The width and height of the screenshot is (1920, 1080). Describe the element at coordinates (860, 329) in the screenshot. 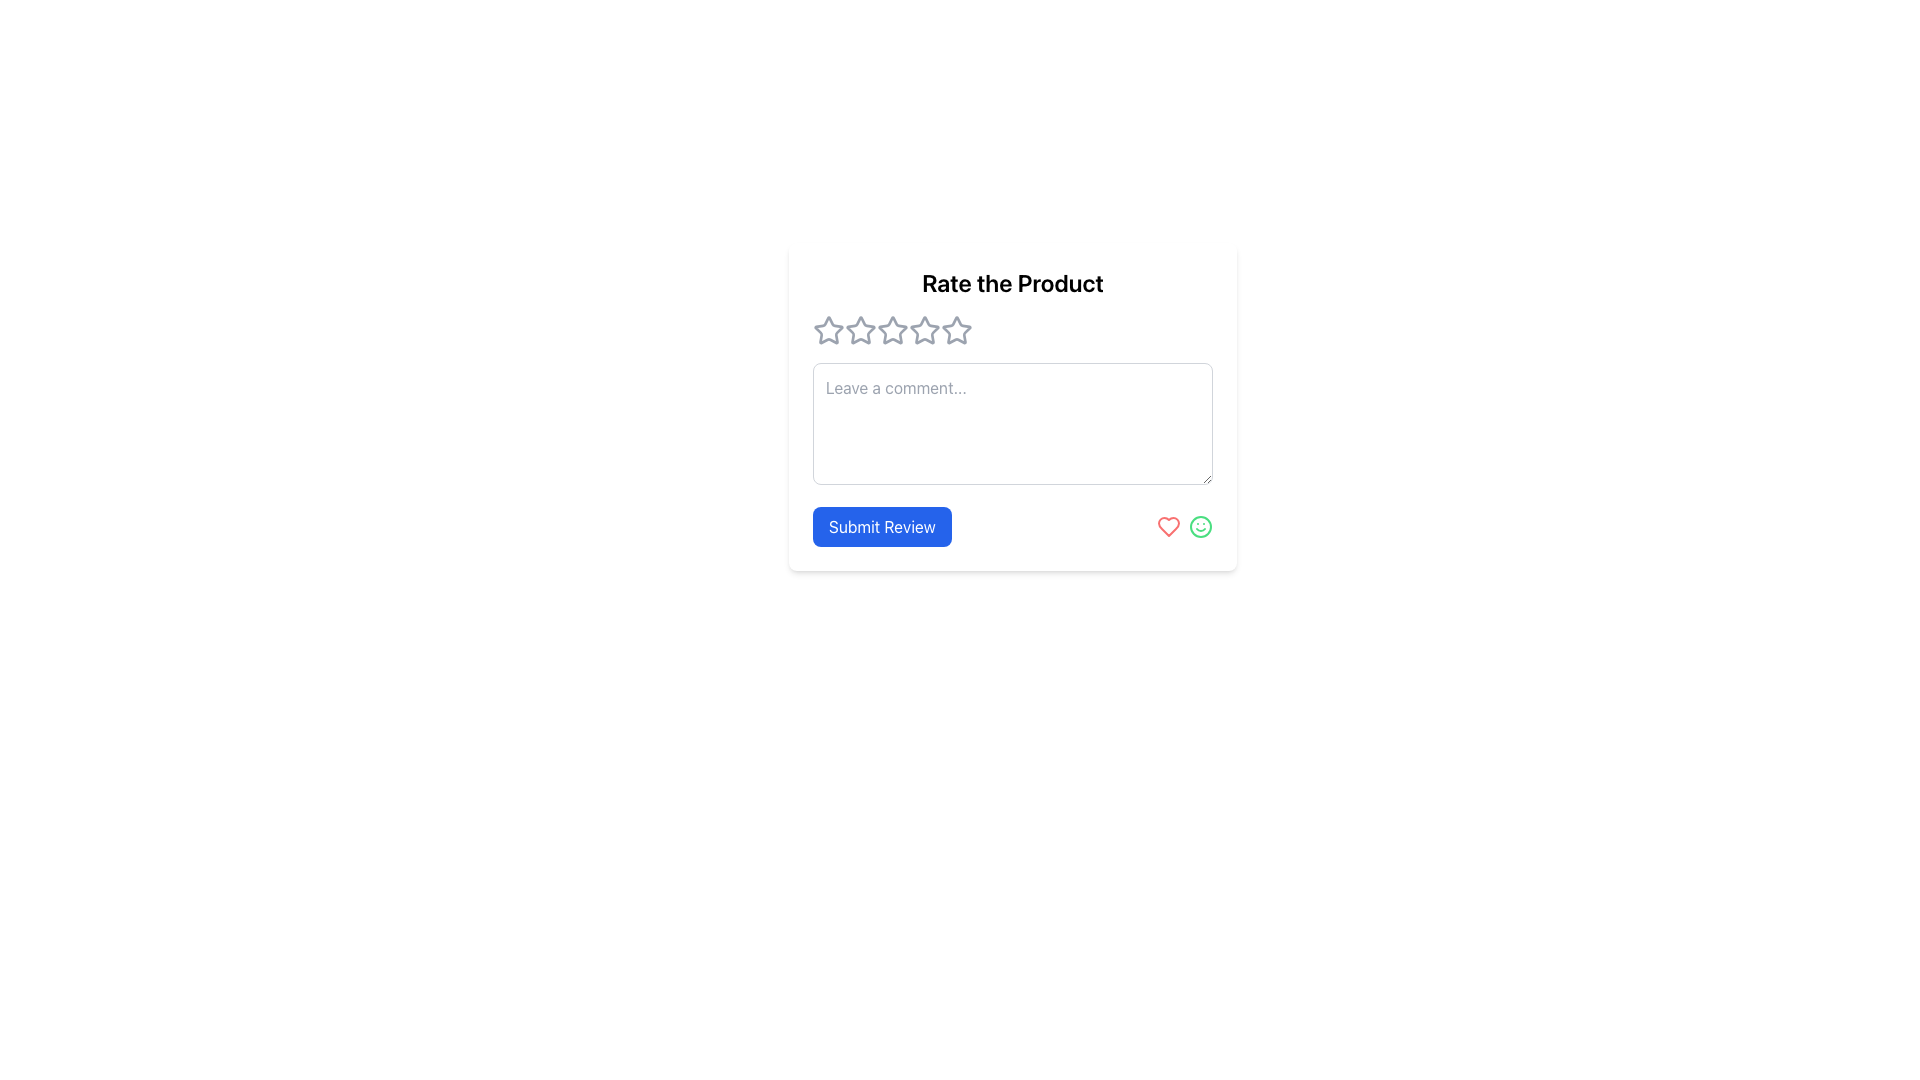

I see `the first star-shaped icon with a hollow interior and gray outline to rate the product, located below the 'Rate the Product' text` at that location.